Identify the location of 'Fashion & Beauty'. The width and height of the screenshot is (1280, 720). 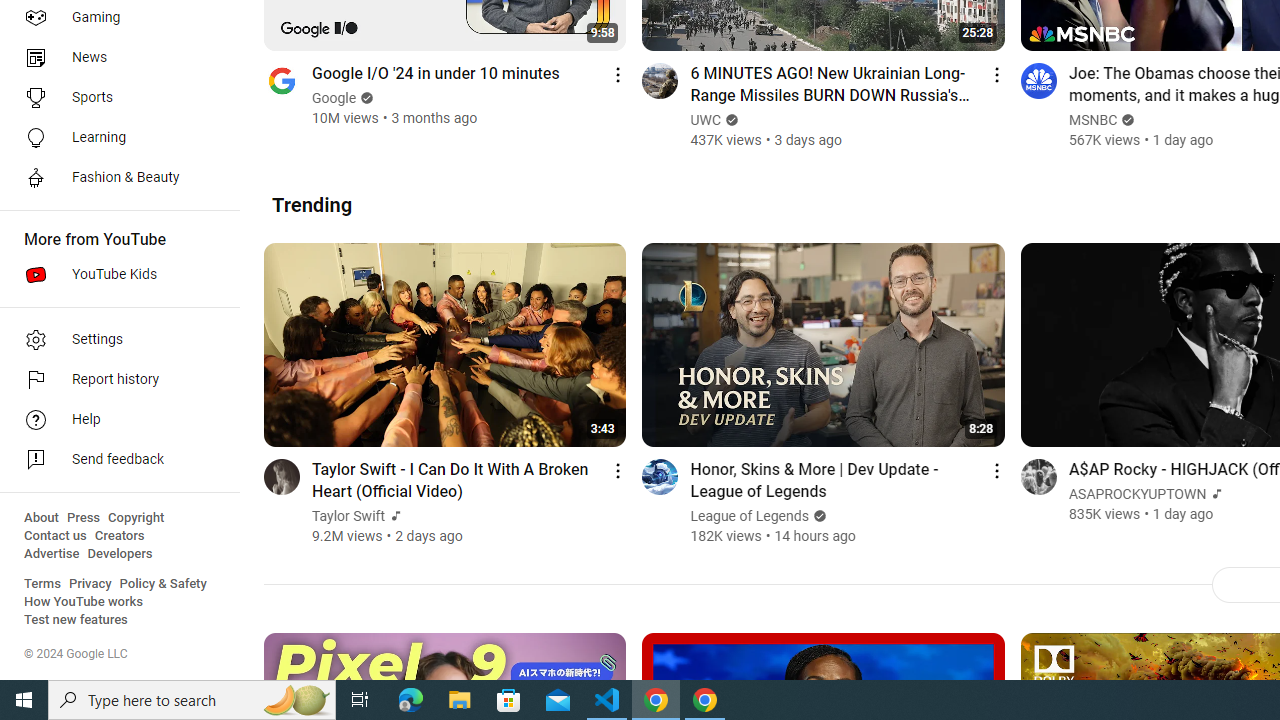
(112, 176).